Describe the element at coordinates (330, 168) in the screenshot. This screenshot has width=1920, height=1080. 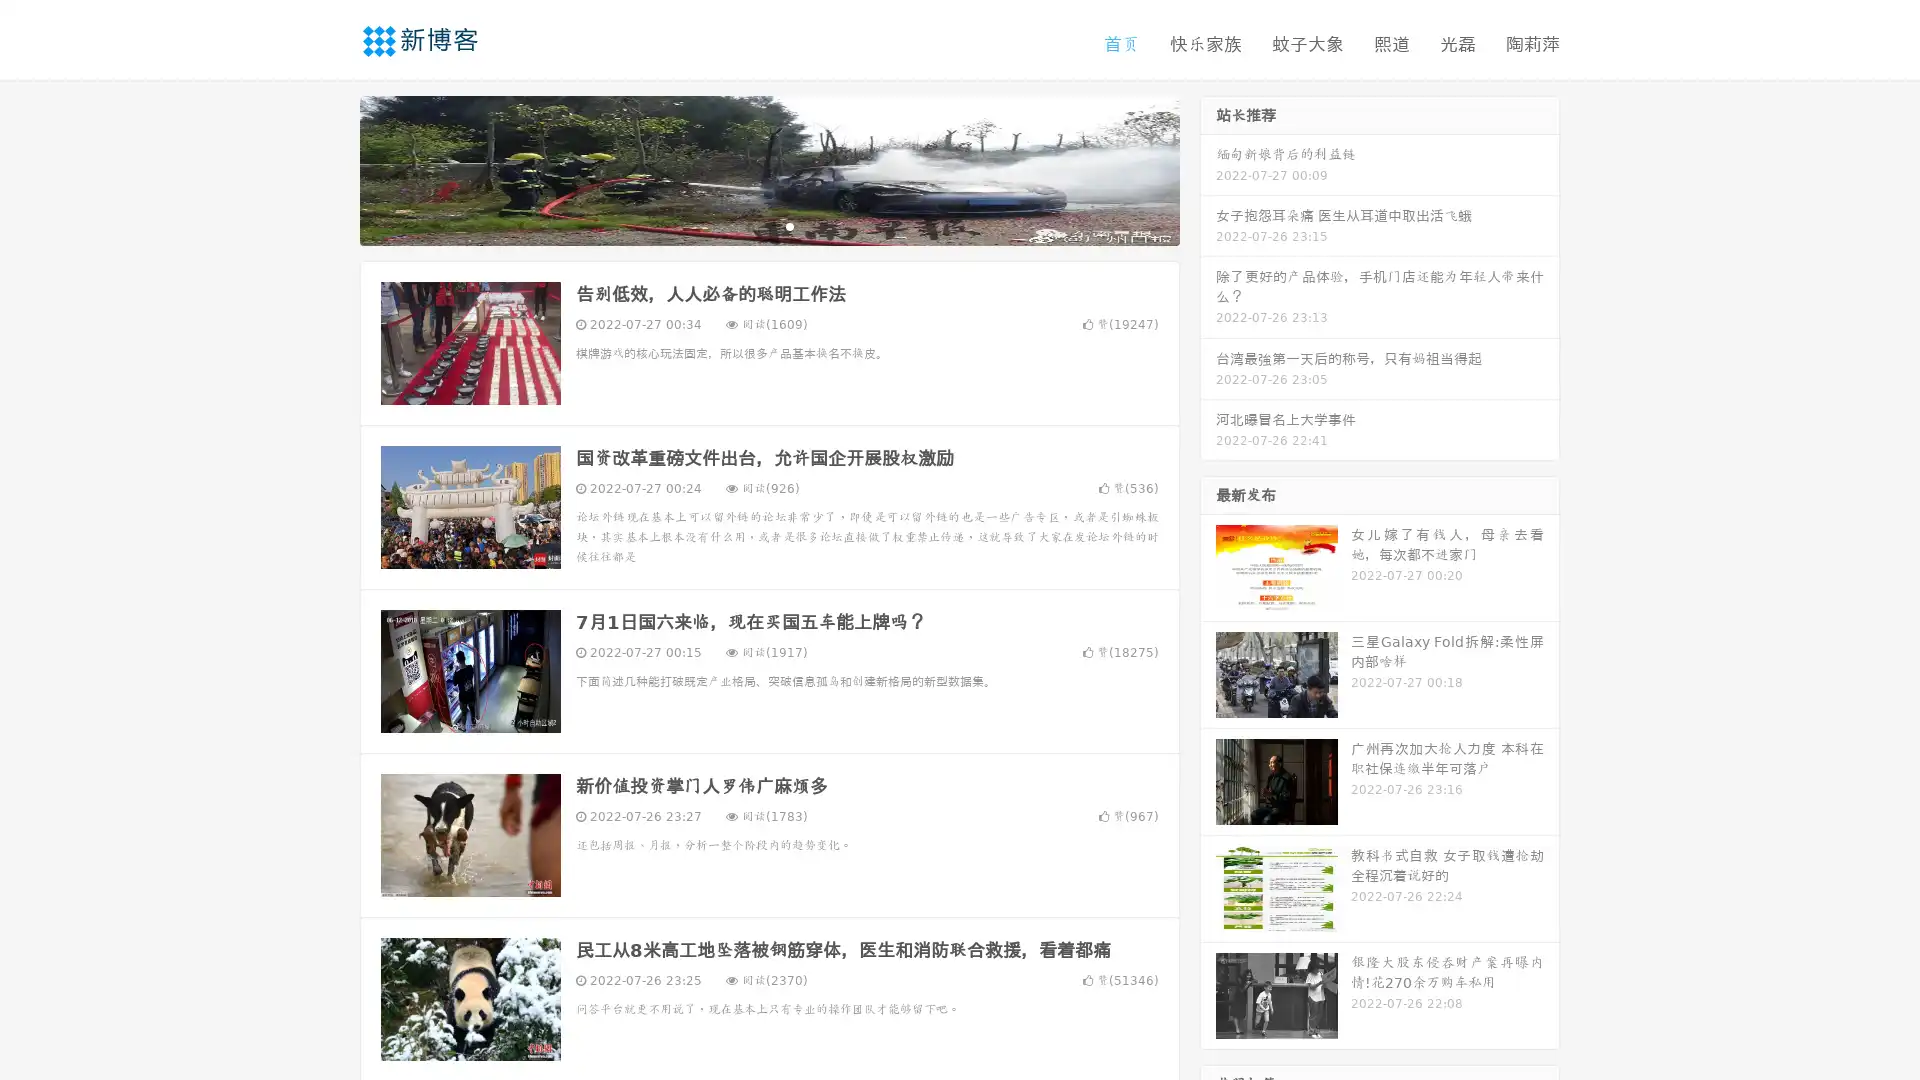
I see `Previous slide` at that location.